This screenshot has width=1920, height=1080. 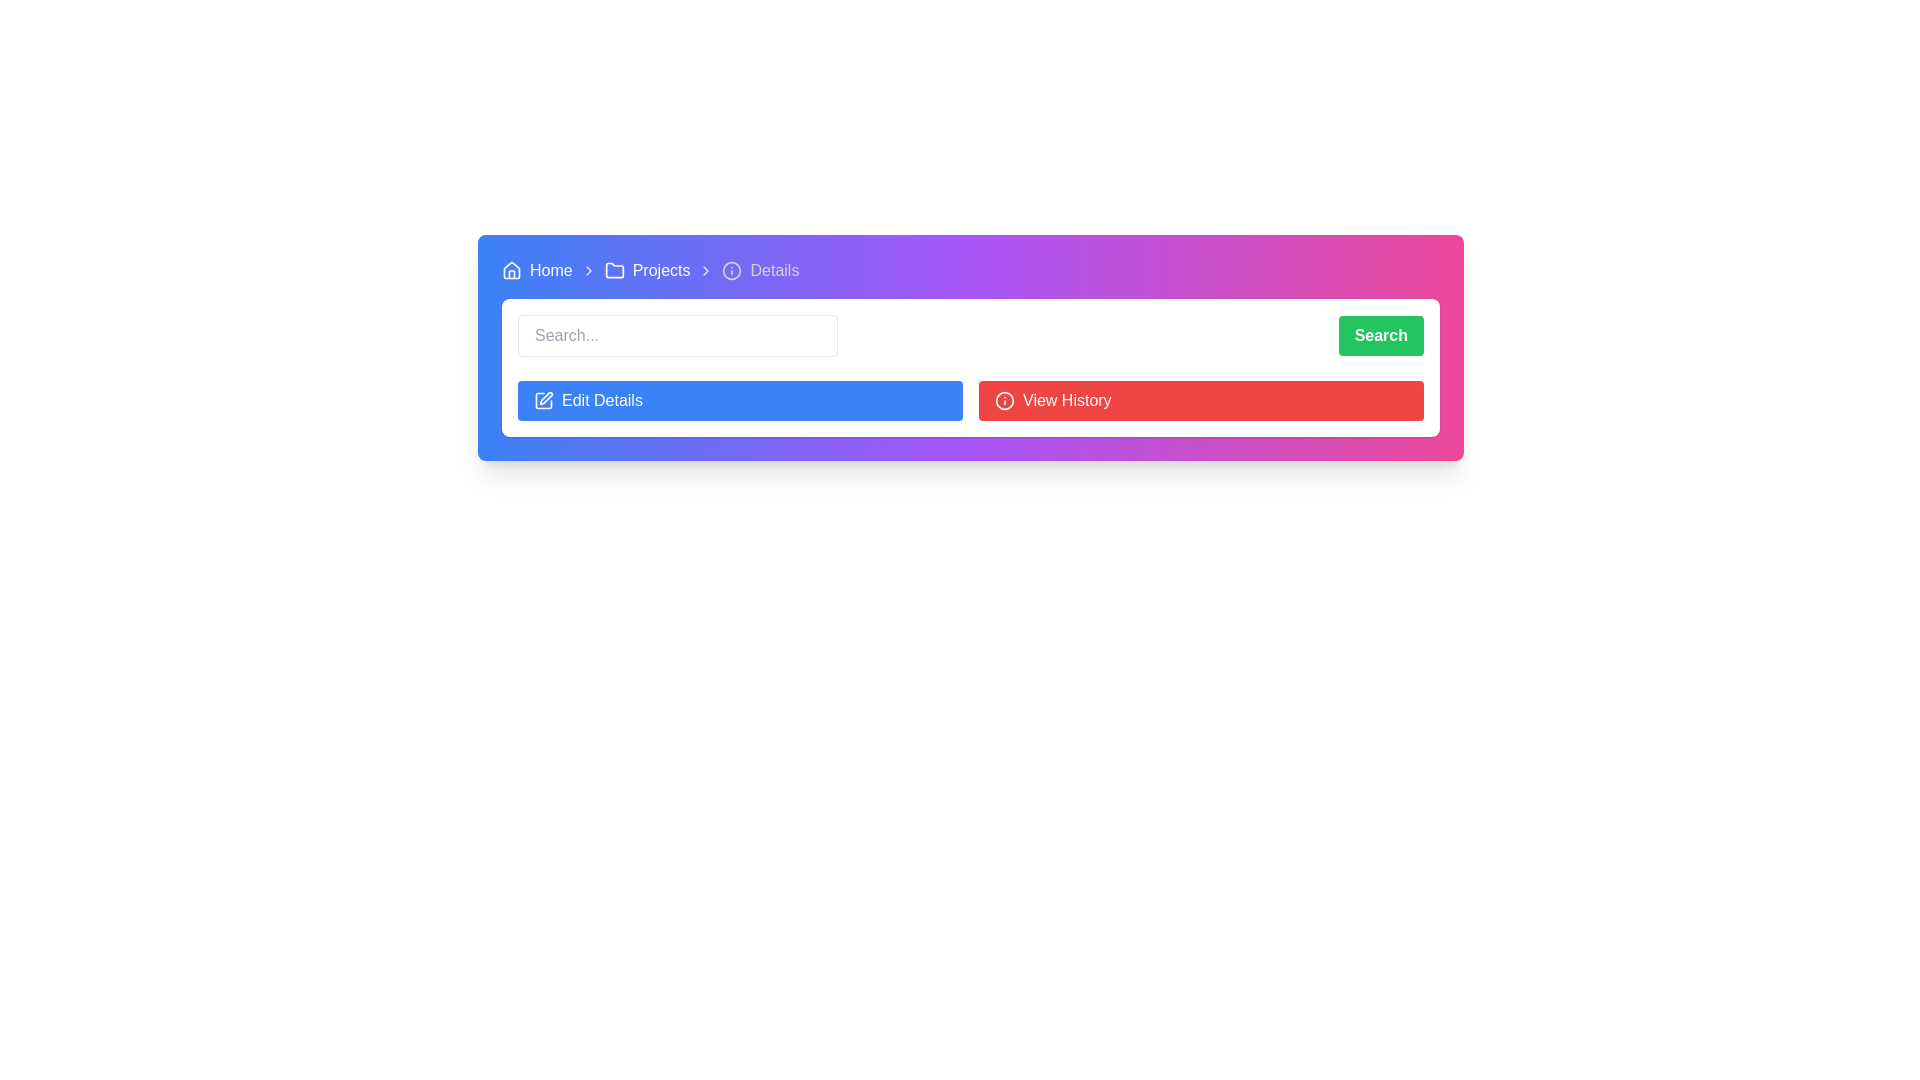 I want to click on the leftmost button in the two-button group at the top section of the interface, so click(x=739, y=401).